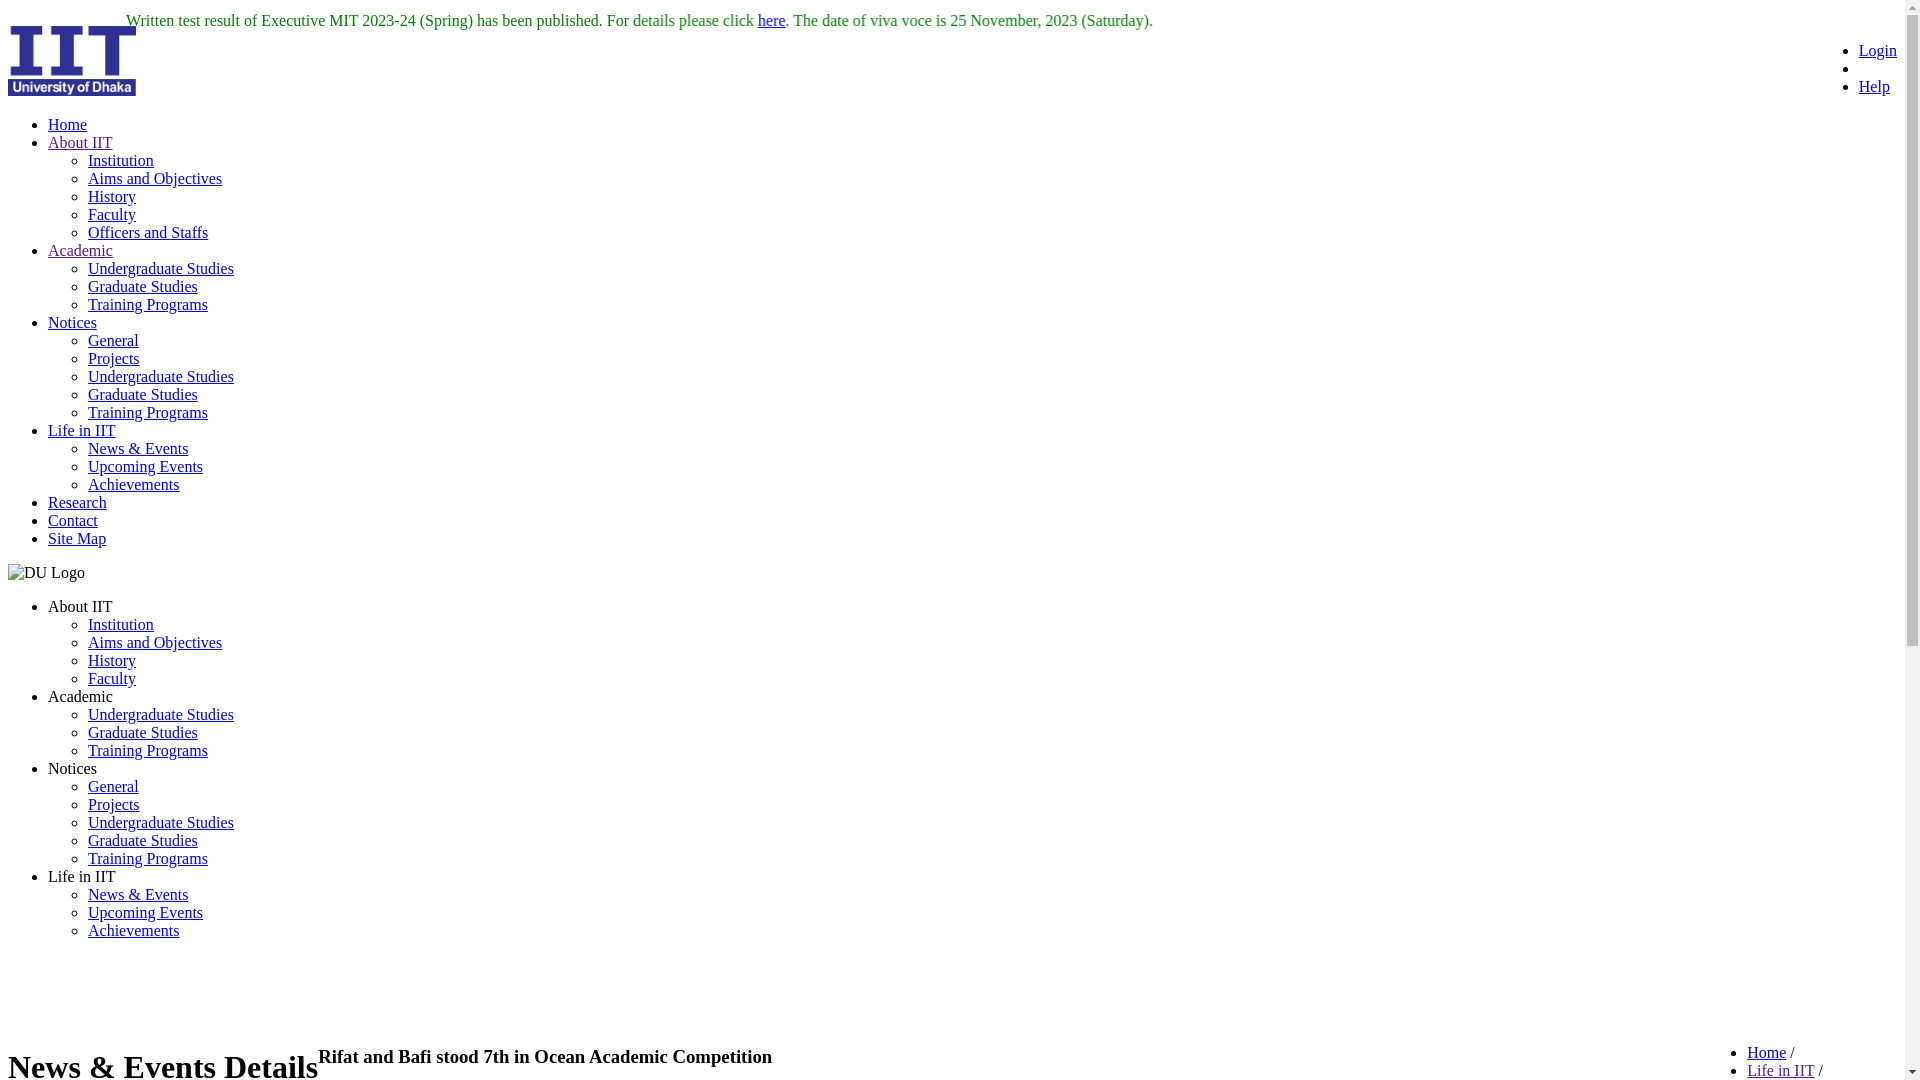 The image size is (1920, 1080). I want to click on 'Research', so click(77, 501).